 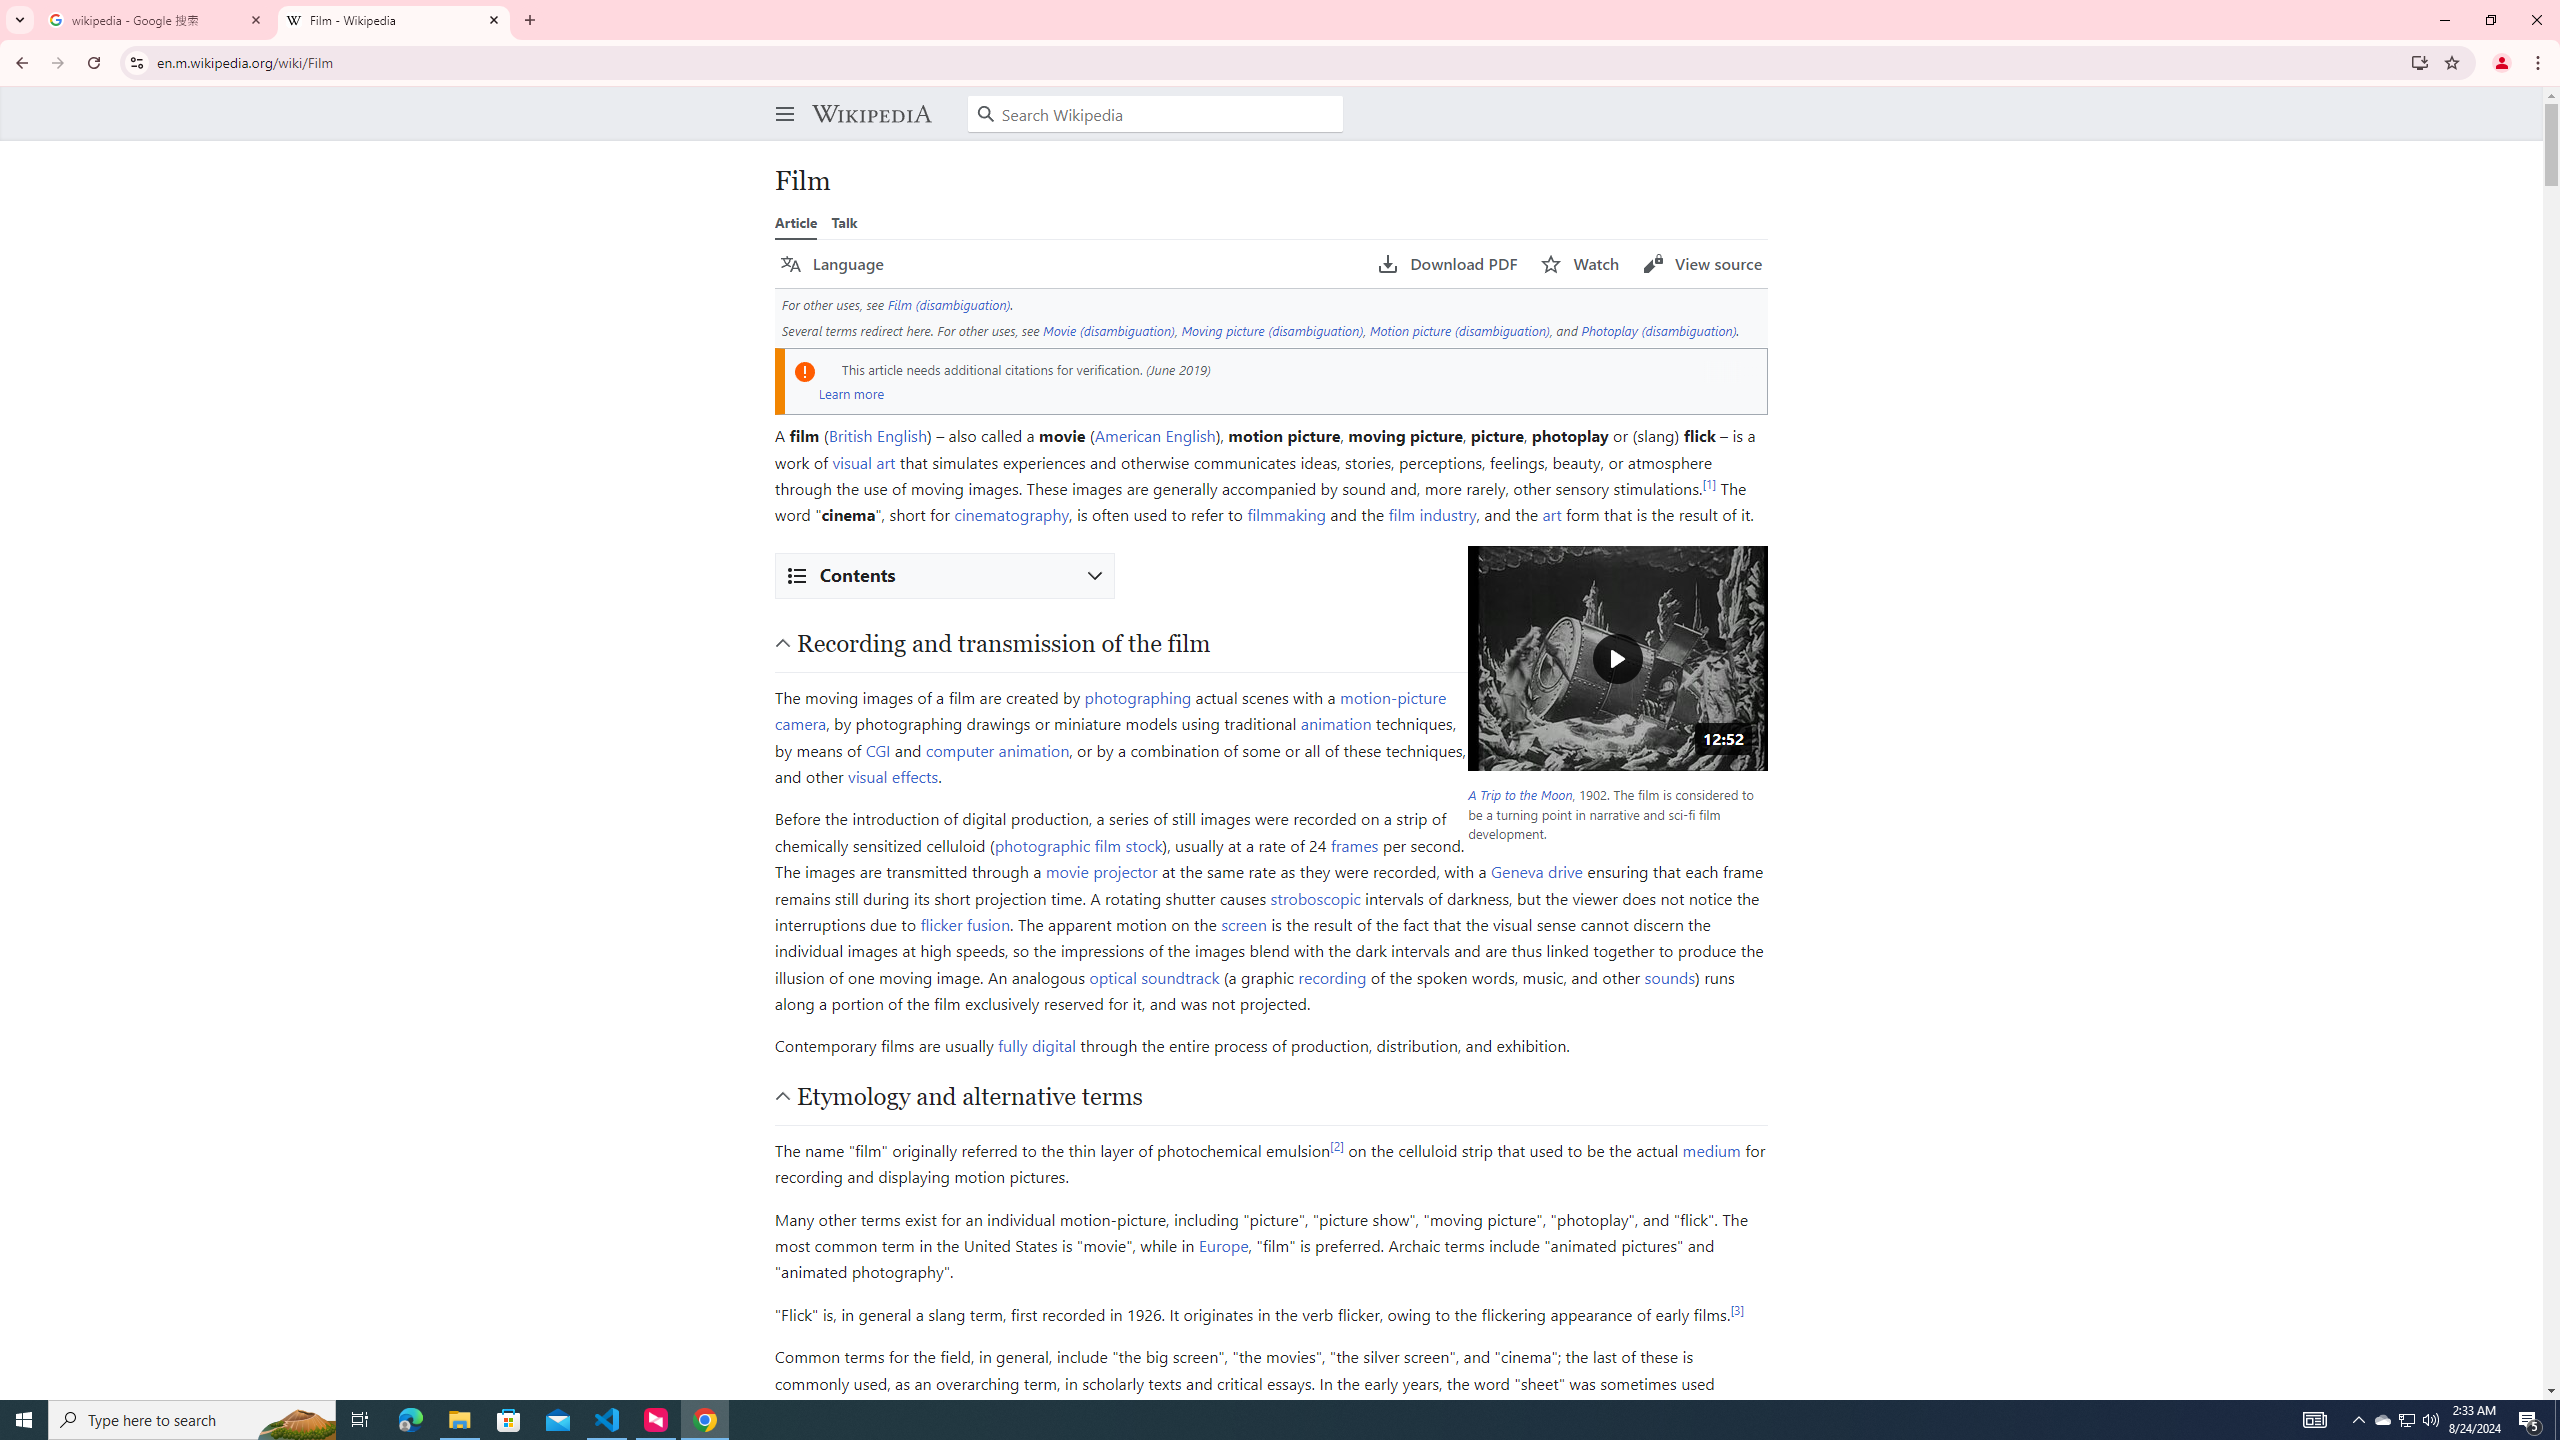 I want to click on 'Play video', so click(x=1617, y=658).